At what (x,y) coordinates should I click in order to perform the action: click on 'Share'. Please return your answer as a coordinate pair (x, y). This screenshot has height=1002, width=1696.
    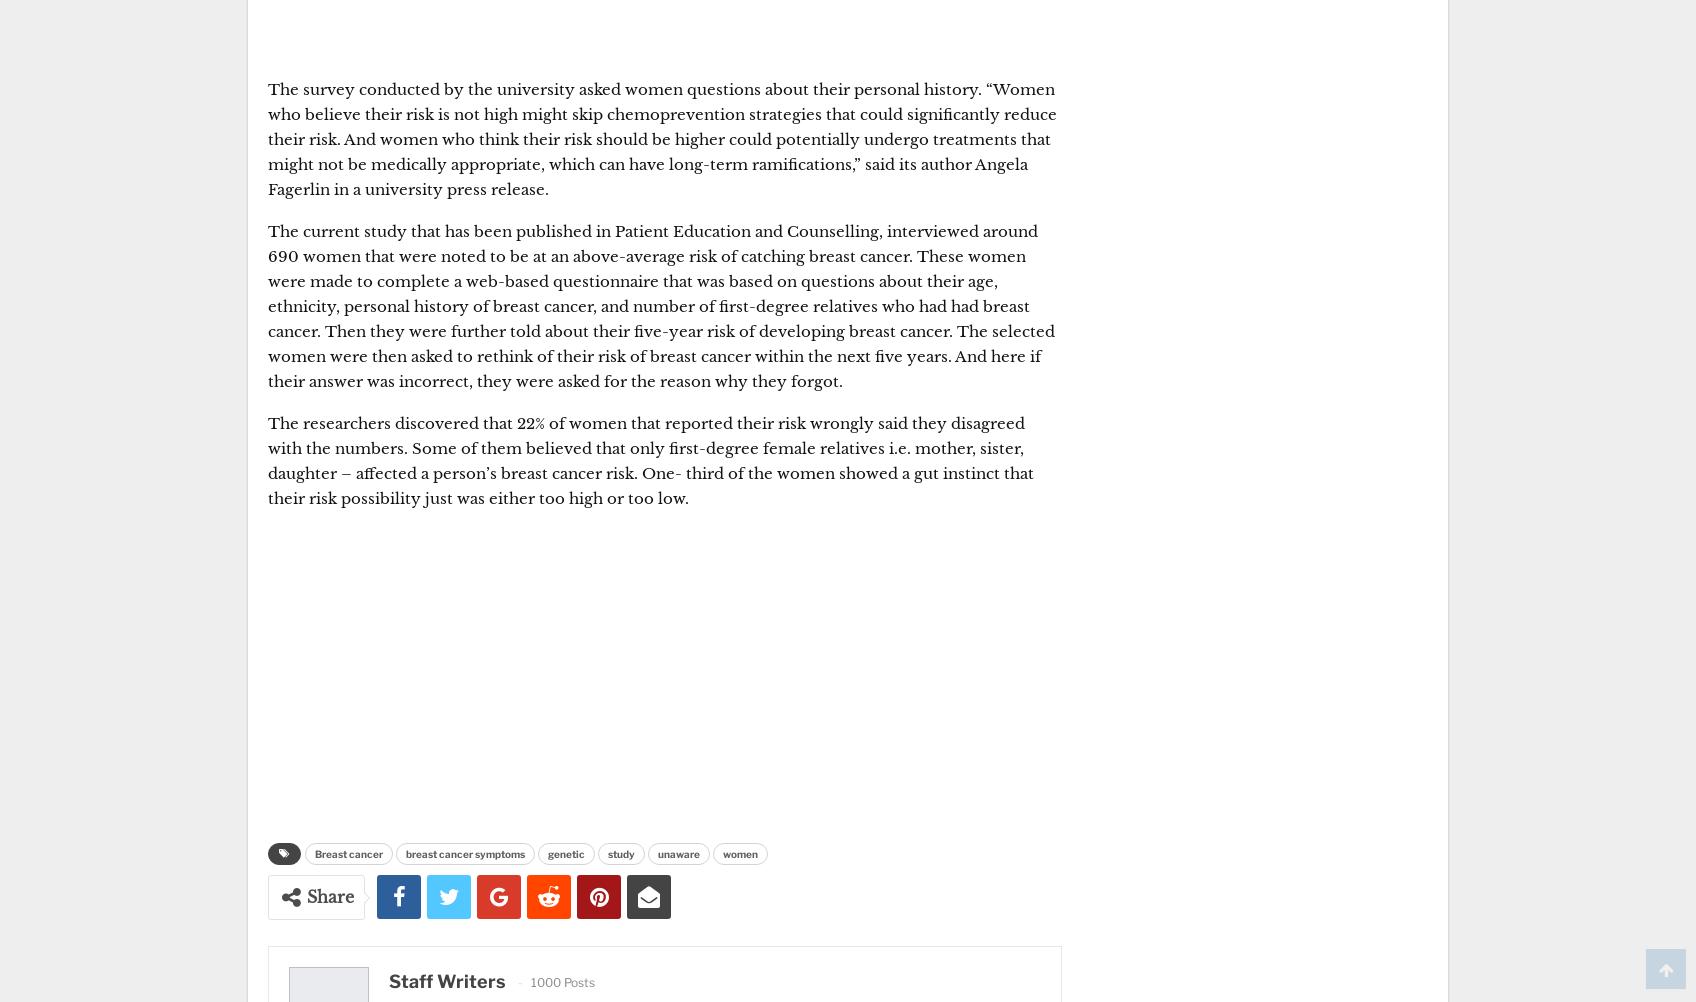
    Looking at the image, I should click on (330, 896).